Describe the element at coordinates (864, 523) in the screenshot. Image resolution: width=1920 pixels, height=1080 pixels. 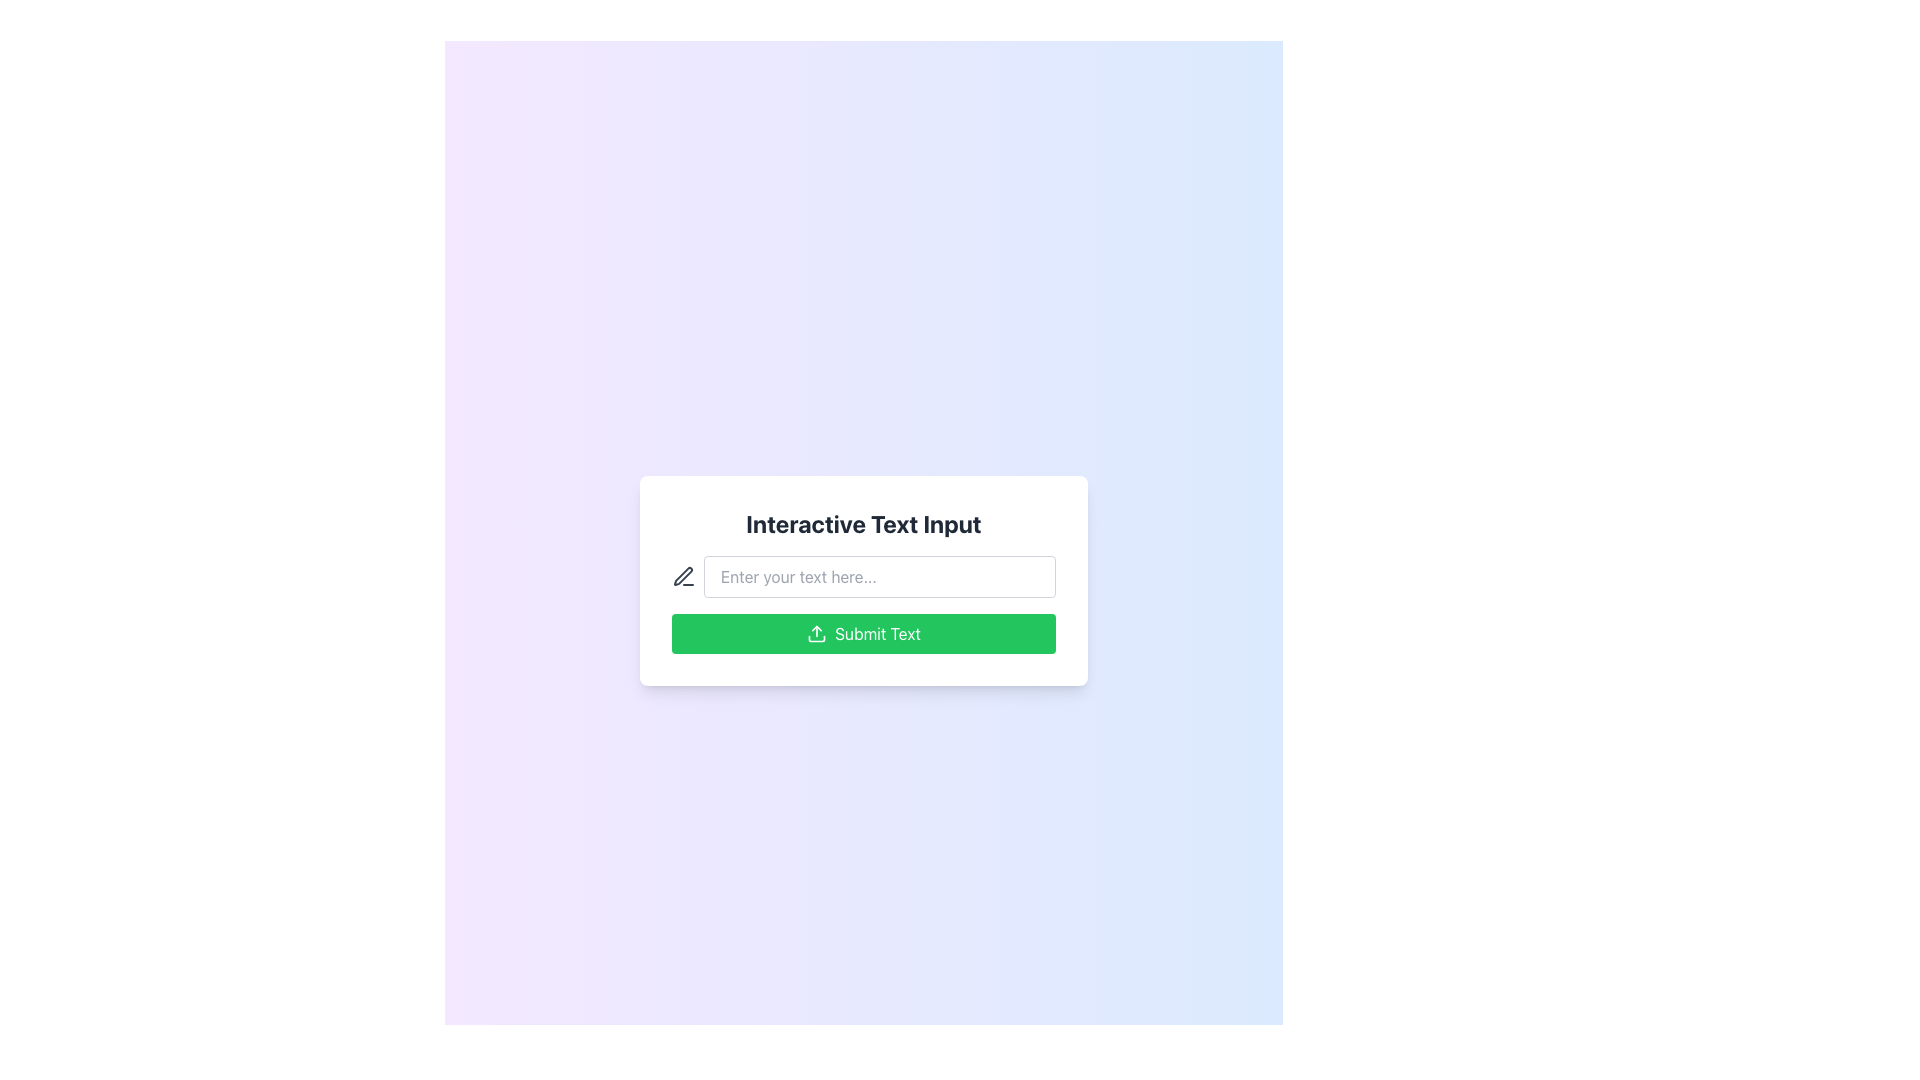
I see `text label displaying 'Interactive Text Input', which is a prominent header in bold font at the top center of the interface card` at that location.